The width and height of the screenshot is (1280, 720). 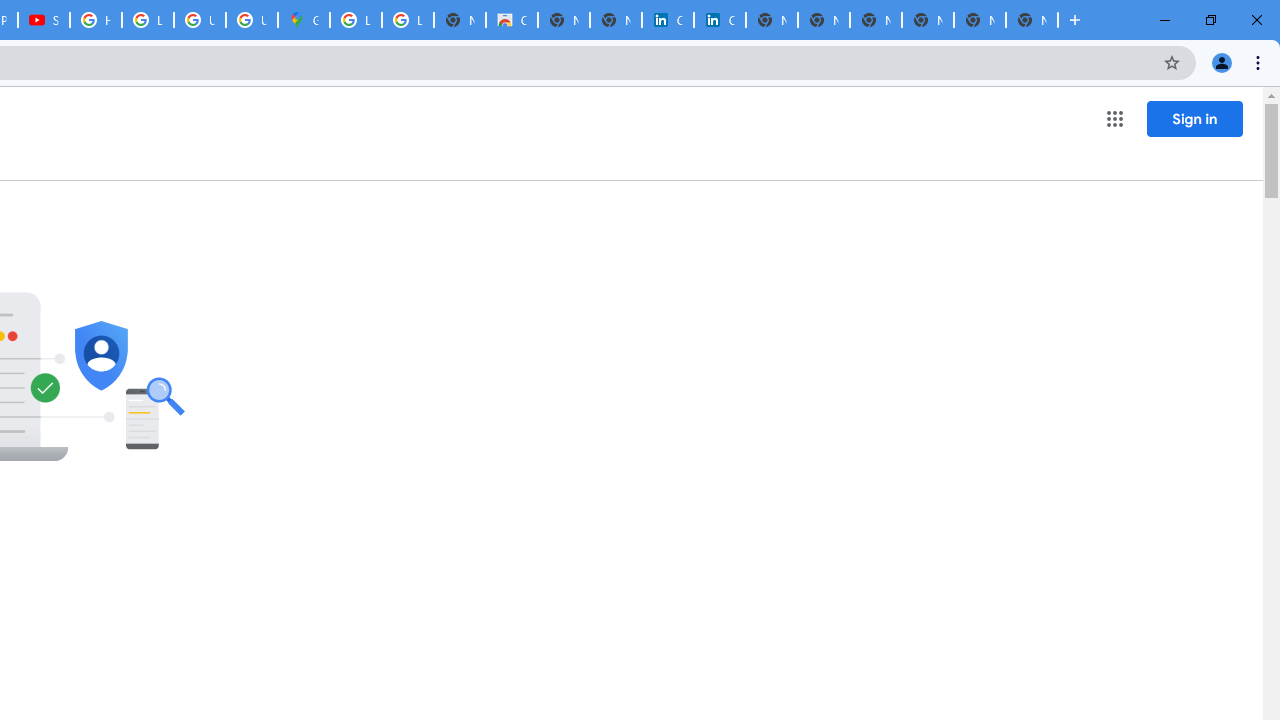 I want to click on 'Subscriptions - YouTube', so click(x=44, y=20).